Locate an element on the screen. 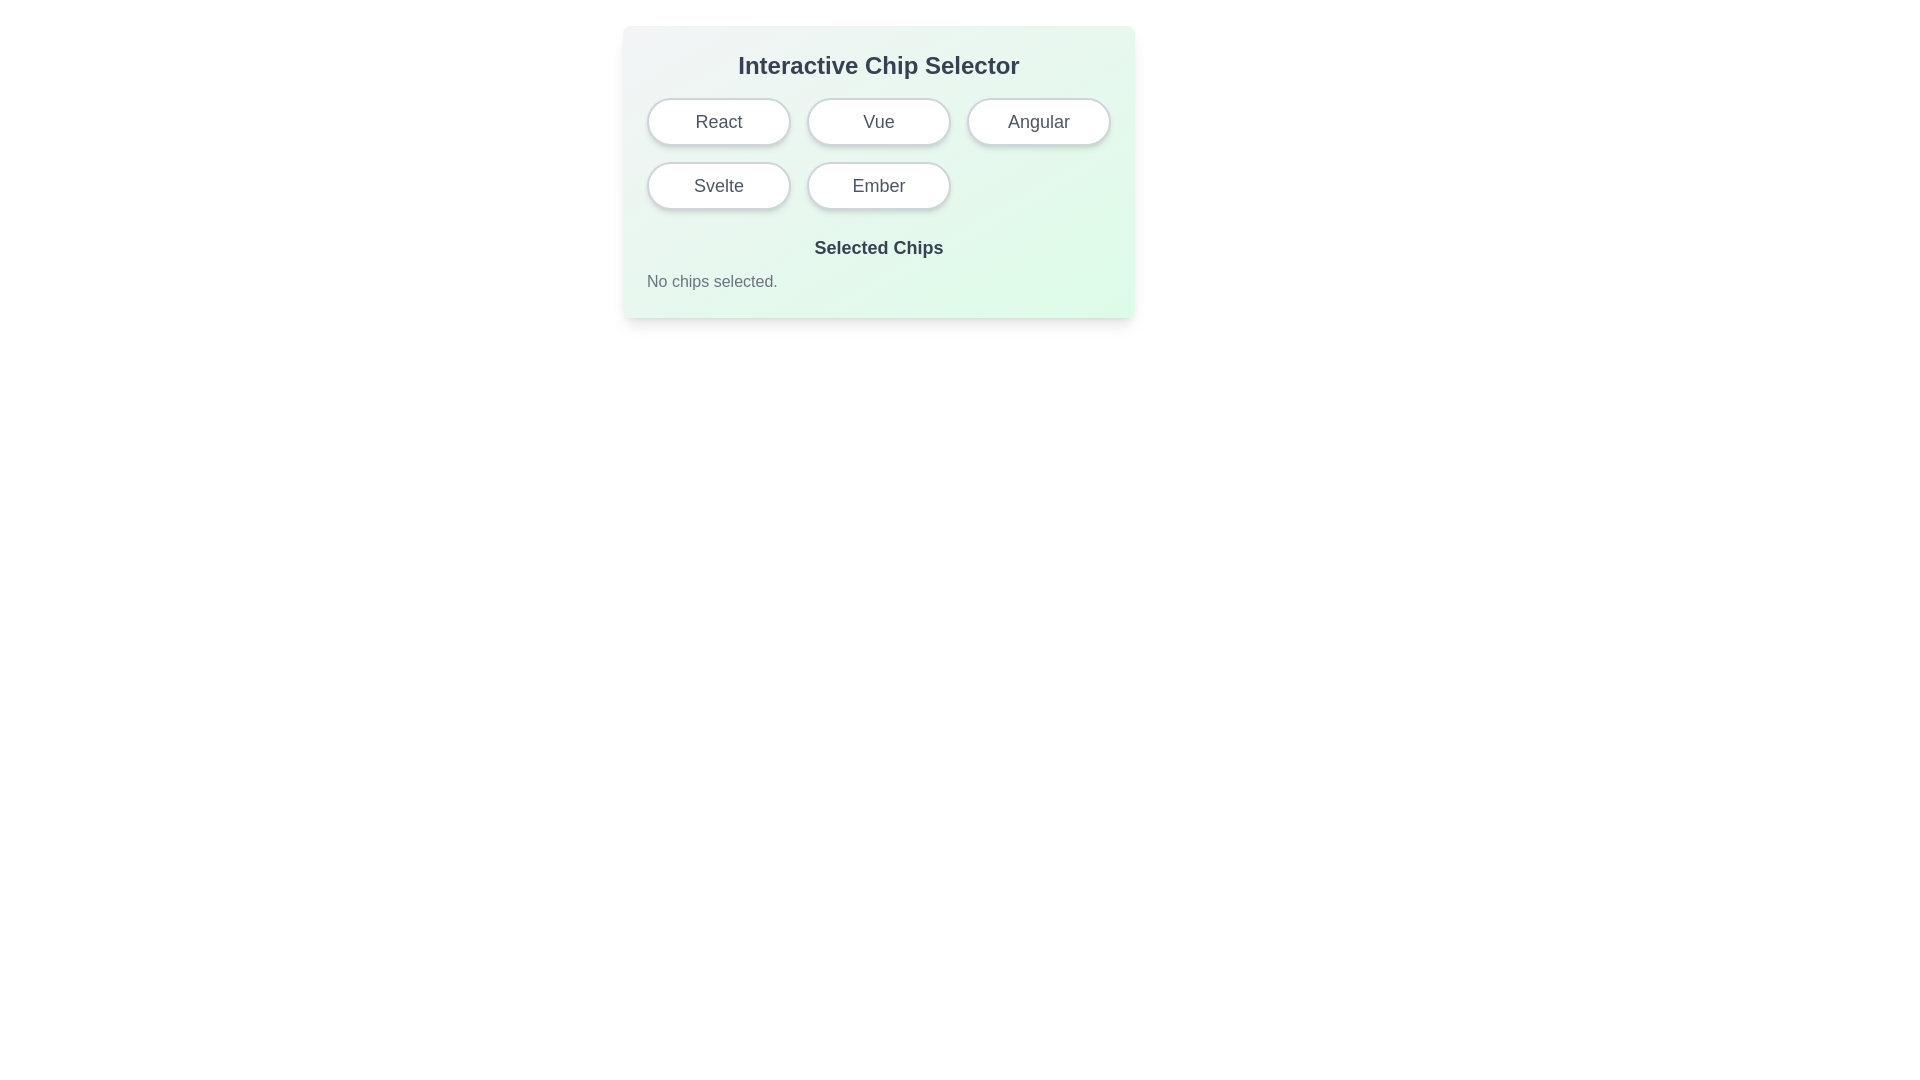  the static text label that reads 'No chips selected.' located in the 'Selected Chips' section, positioned near the bottom-left corner and below the grid of framework buttons is located at coordinates (712, 281).